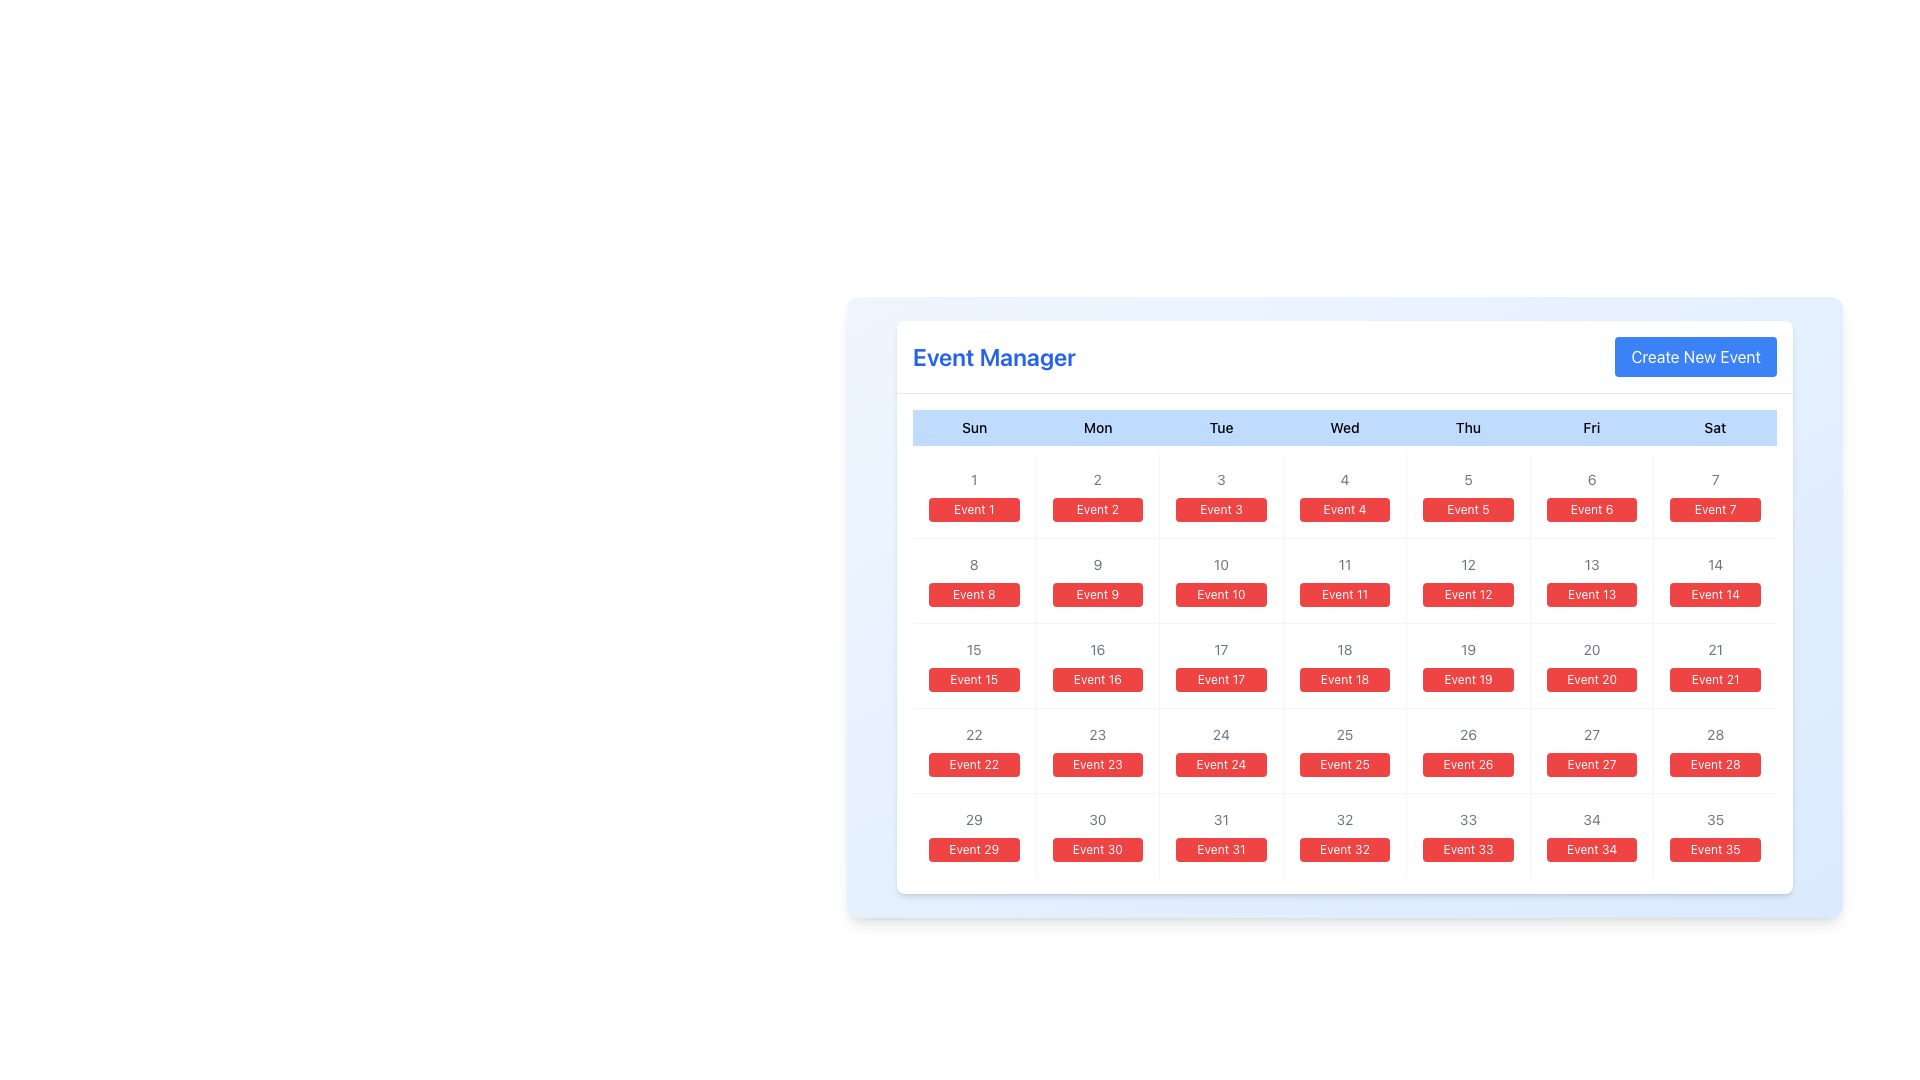  I want to click on the static text displaying the date number in the lower-right corner of the box labeled 'Event 31' in the calendar grid, so click(1220, 820).